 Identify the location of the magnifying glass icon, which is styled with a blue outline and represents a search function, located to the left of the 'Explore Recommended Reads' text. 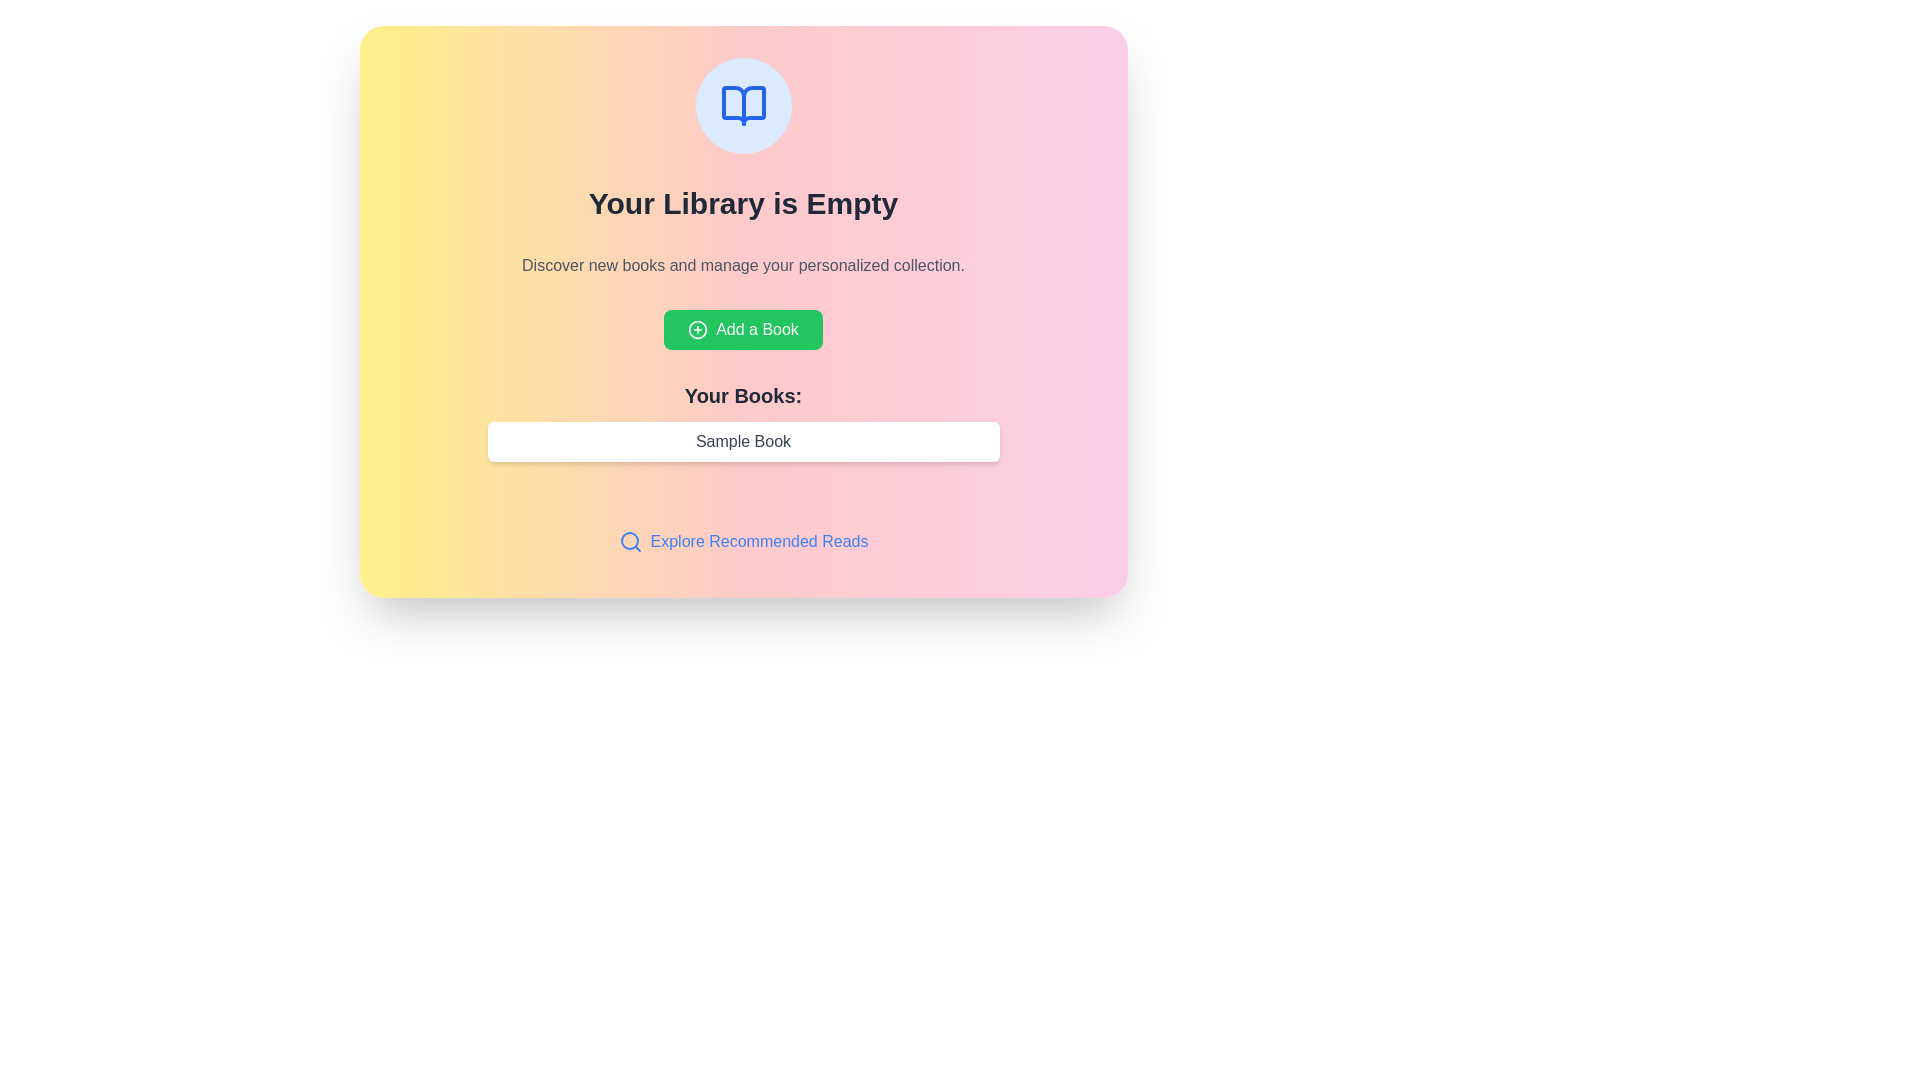
(629, 542).